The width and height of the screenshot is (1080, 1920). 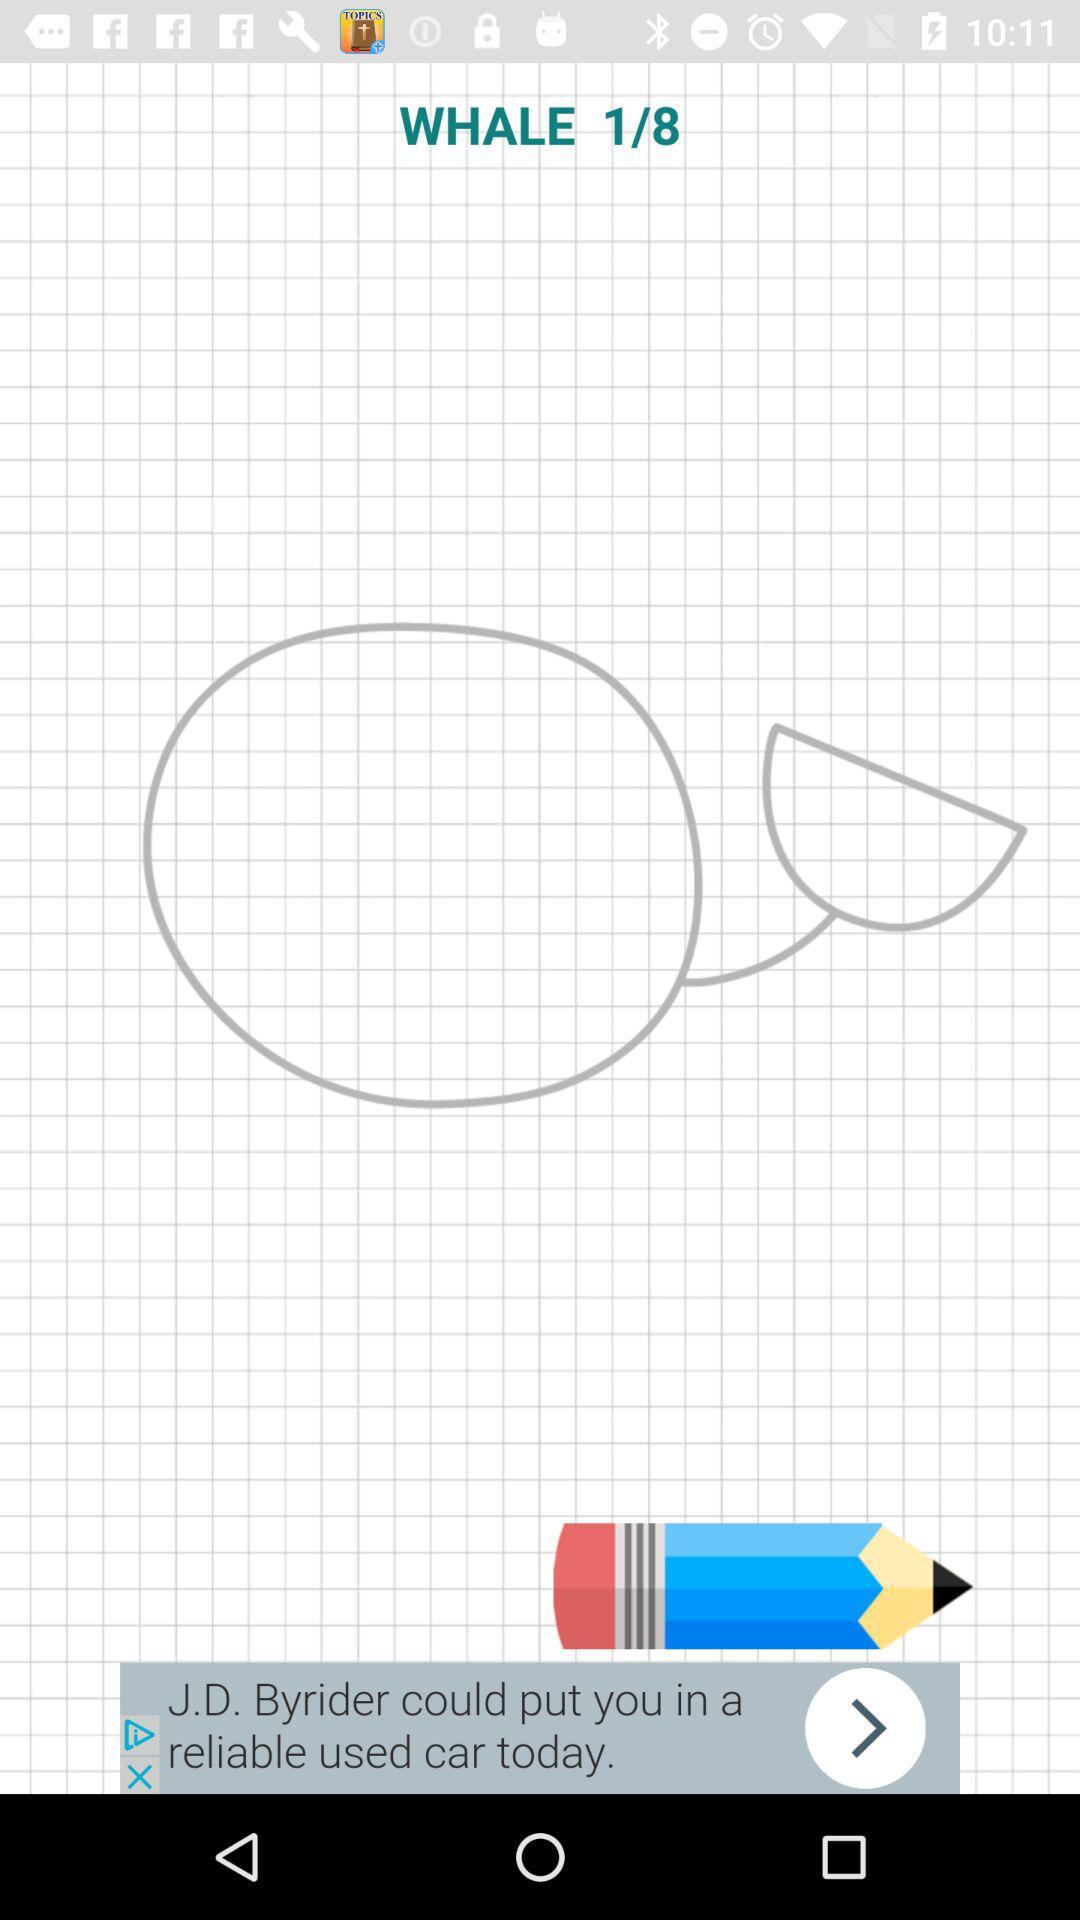 What do you see at coordinates (540, 1727) in the screenshot?
I see `advertisement page` at bounding box center [540, 1727].